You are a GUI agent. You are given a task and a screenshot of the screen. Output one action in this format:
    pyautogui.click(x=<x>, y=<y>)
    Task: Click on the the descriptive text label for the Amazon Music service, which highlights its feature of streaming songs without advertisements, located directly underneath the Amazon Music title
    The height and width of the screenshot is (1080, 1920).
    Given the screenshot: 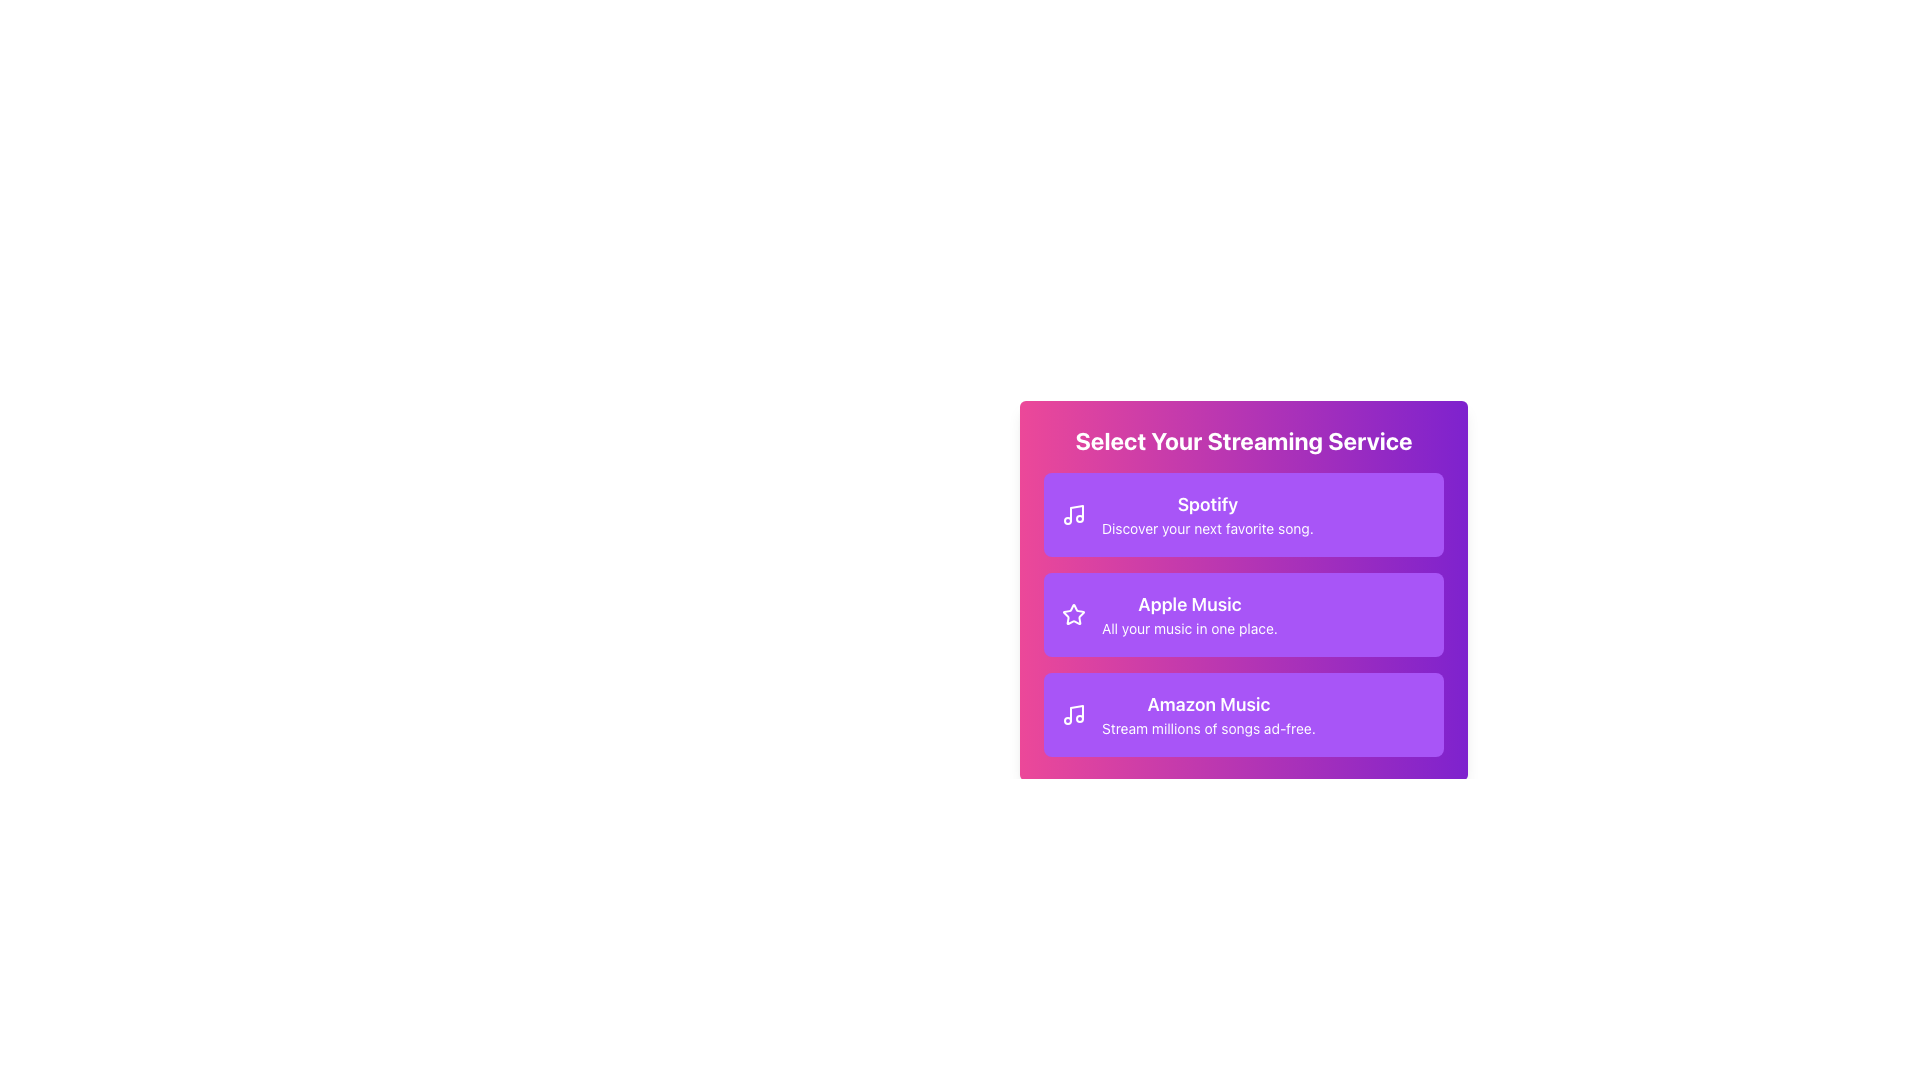 What is the action you would take?
    pyautogui.click(x=1207, y=729)
    